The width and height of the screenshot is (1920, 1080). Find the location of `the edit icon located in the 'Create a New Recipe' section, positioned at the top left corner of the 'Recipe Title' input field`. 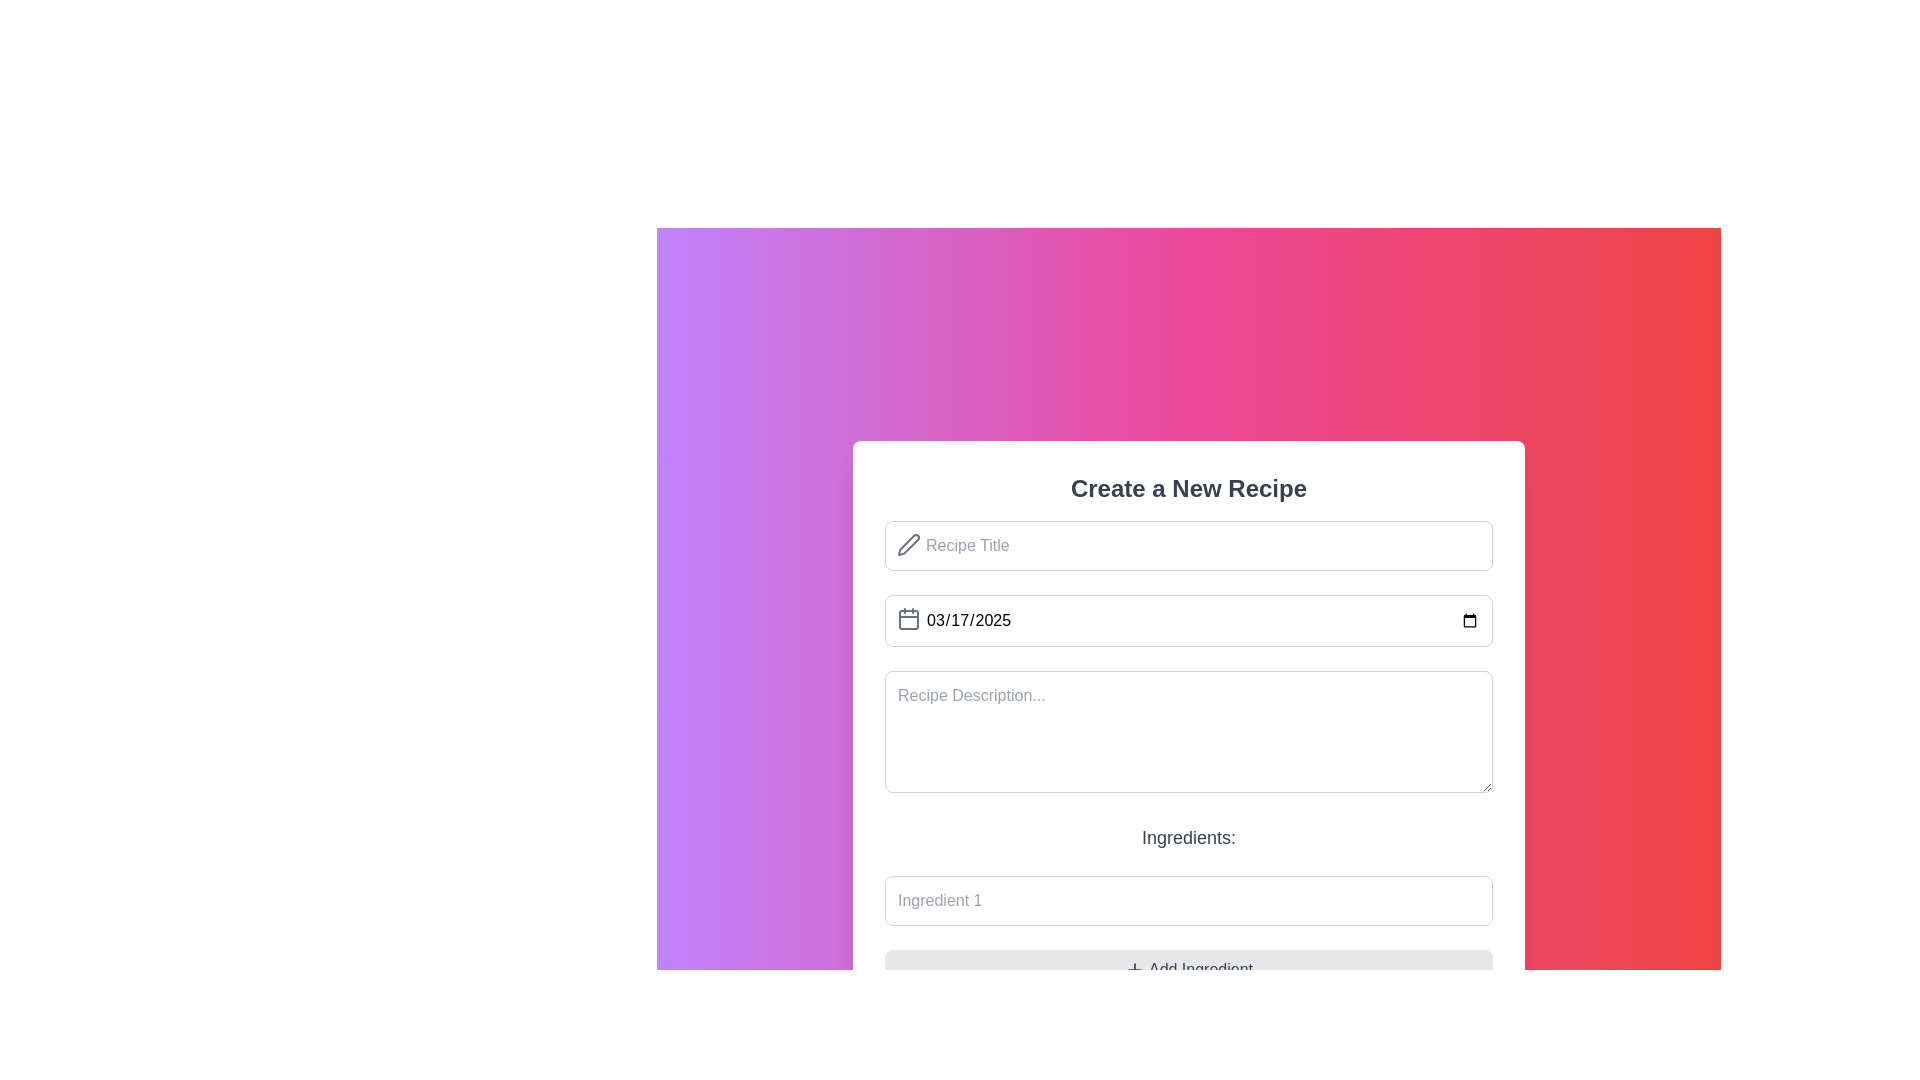

the edit icon located in the 'Create a New Recipe' section, positioned at the top left corner of the 'Recipe Title' input field is located at coordinates (906, 544).